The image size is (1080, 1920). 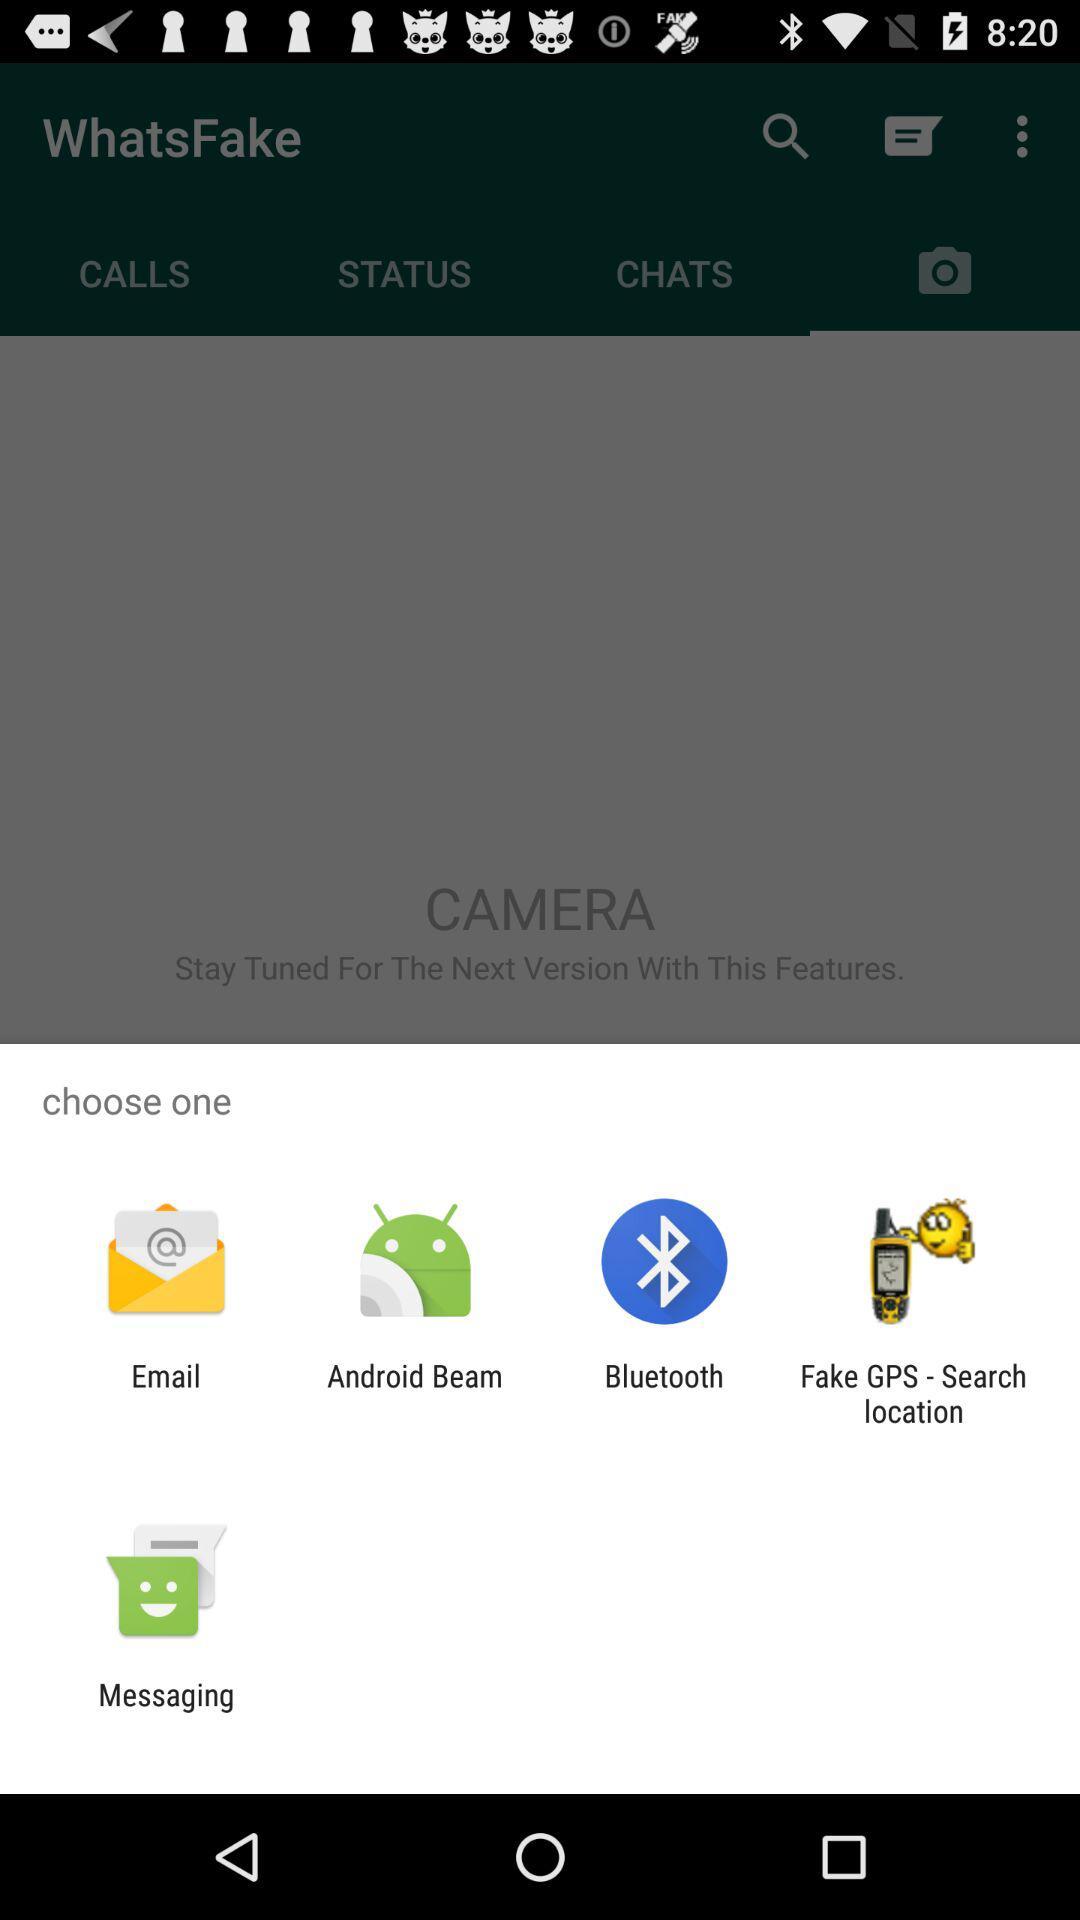 What do you see at coordinates (414, 1392) in the screenshot?
I see `the icon next to bluetooth app` at bounding box center [414, 1392].